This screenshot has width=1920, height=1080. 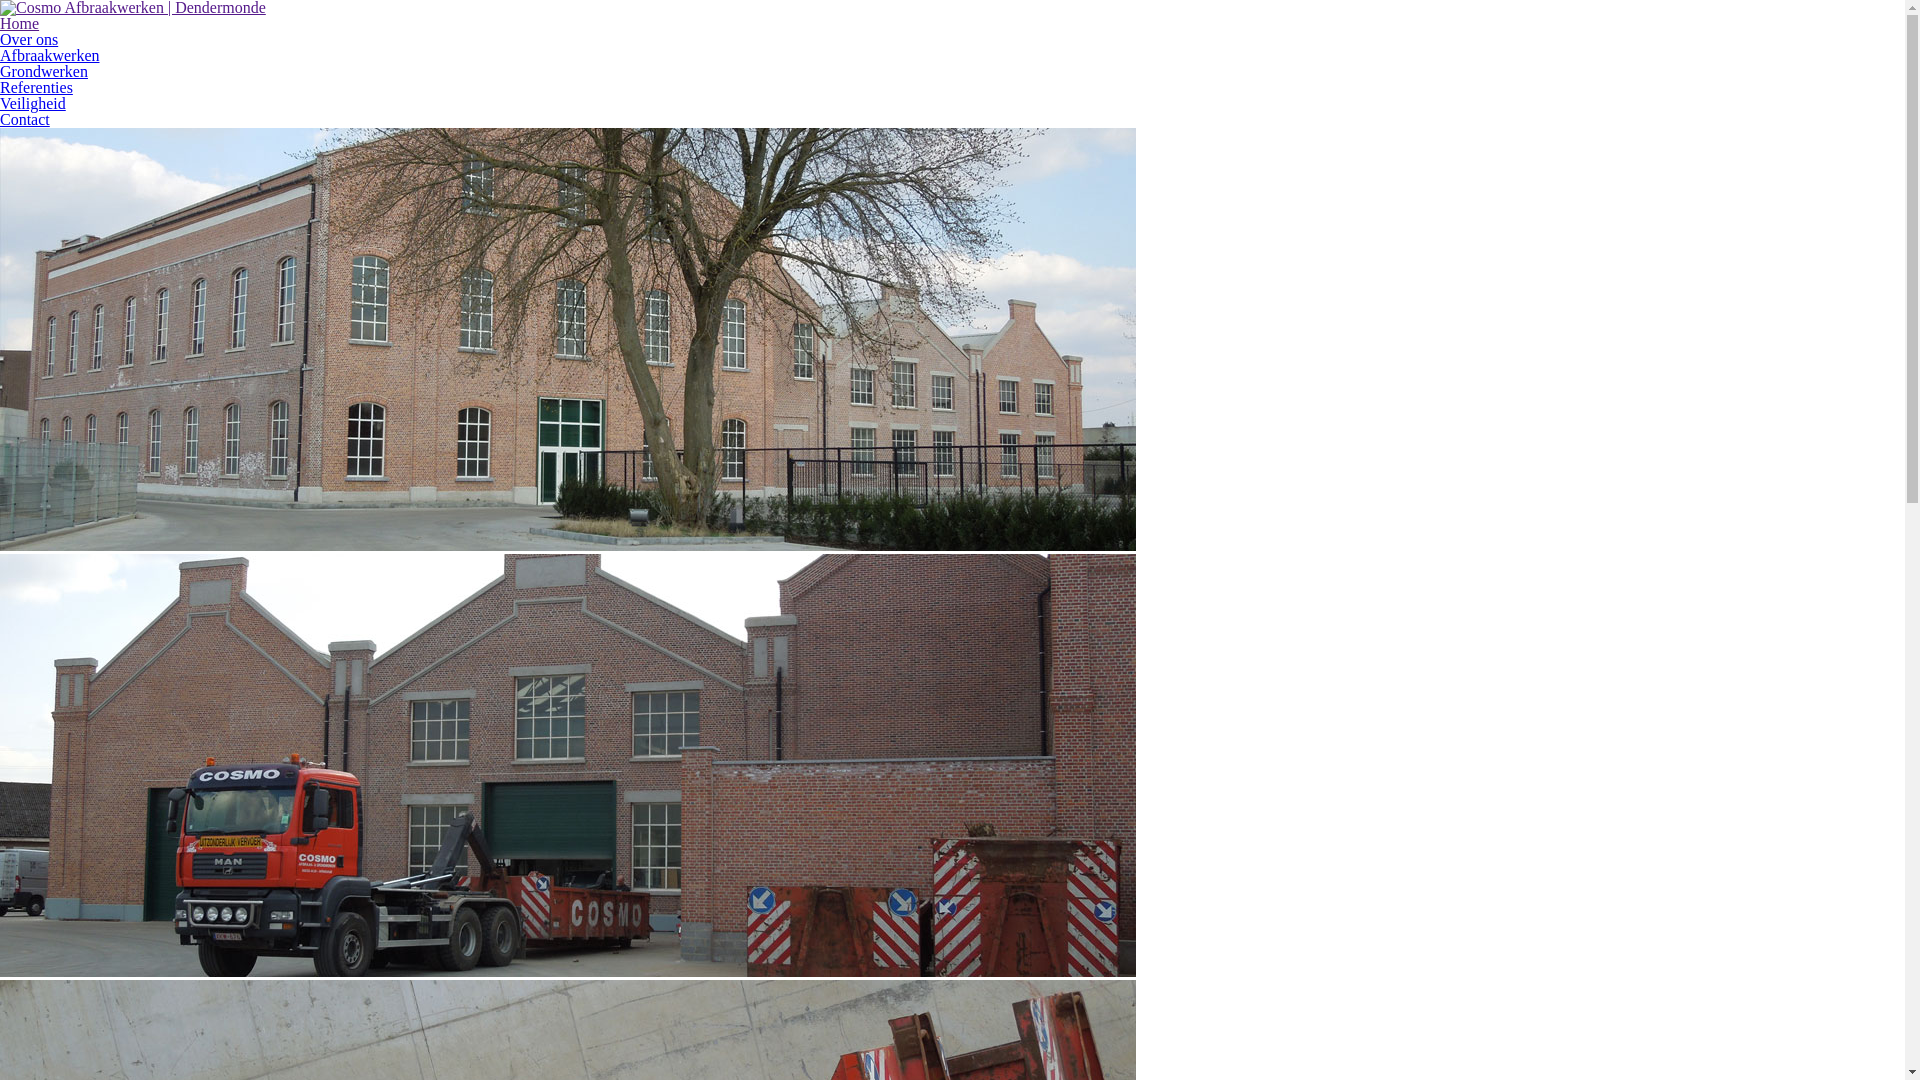 I want to click on 'Cosmo Afbraakwerken | Dendermonde', so click(x=132, y=7).